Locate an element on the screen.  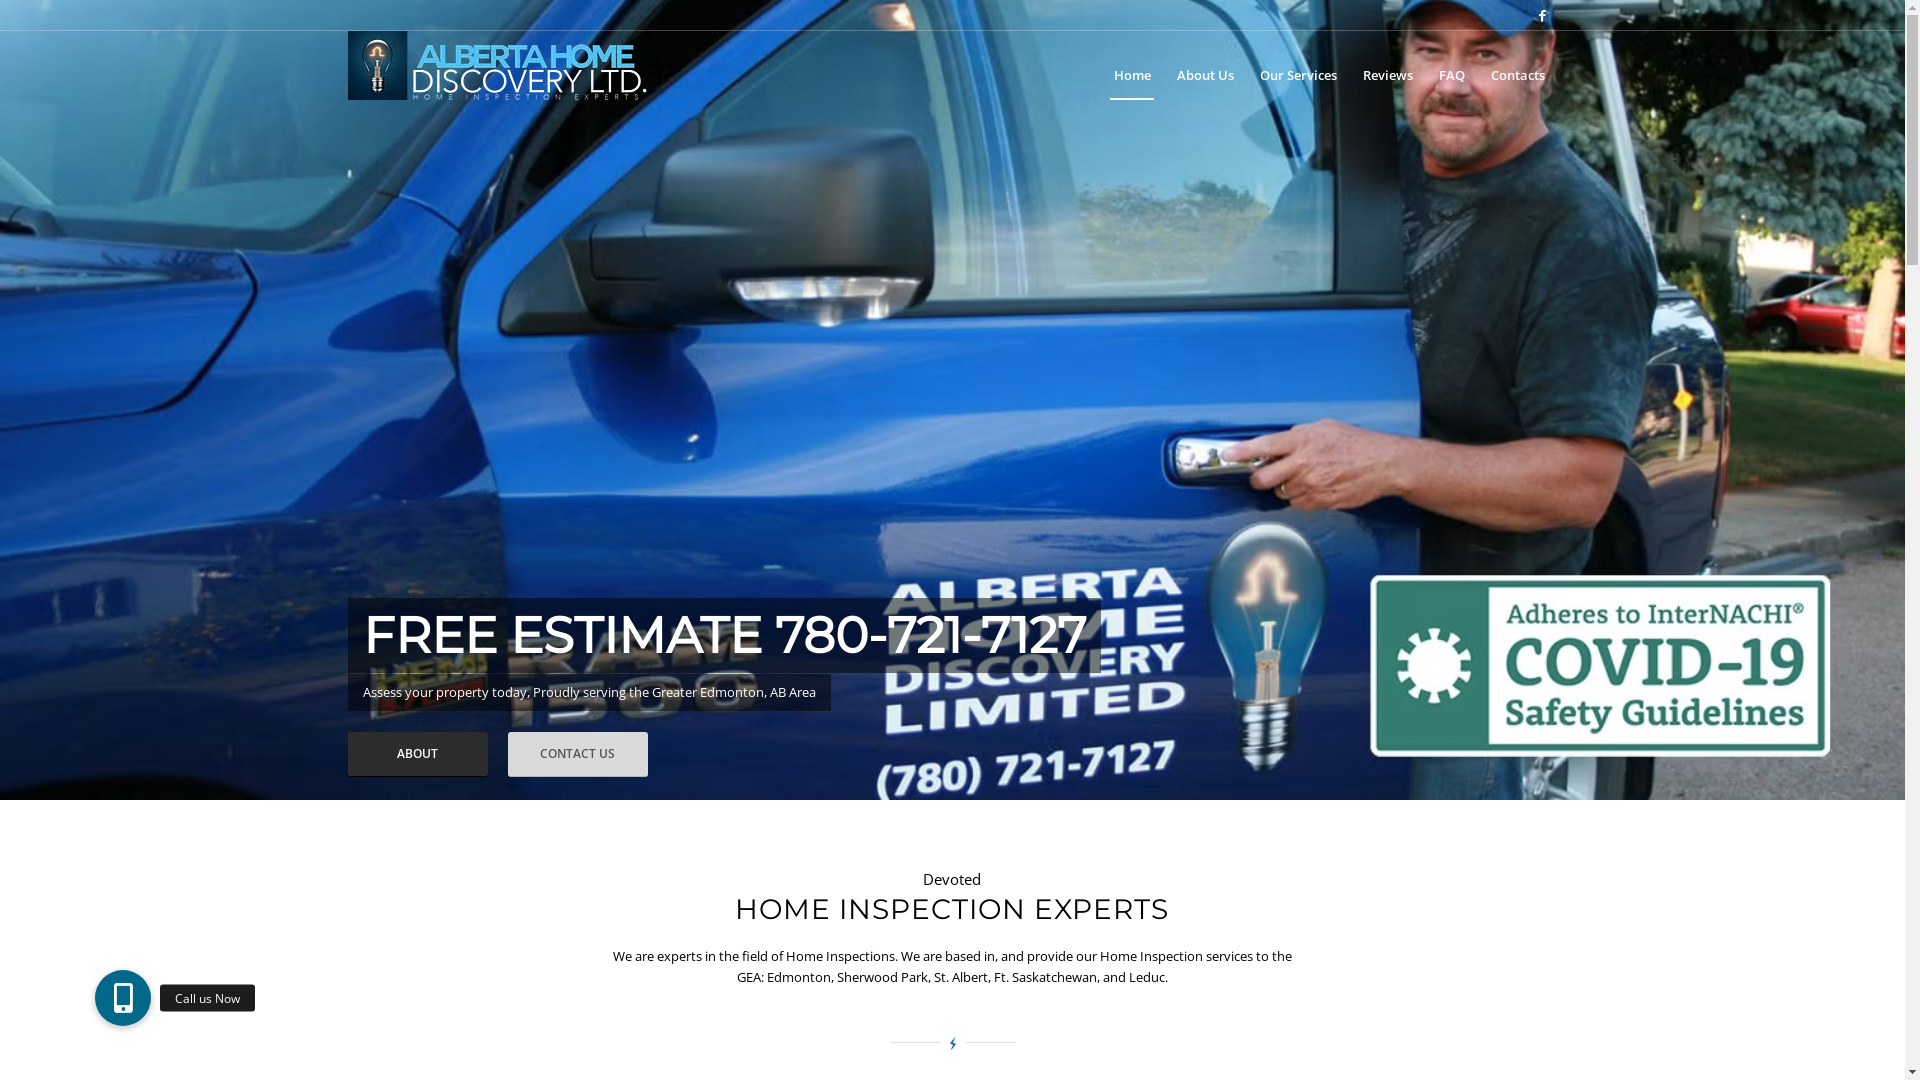
'Call us Now' is located at coordinates (122, 998).